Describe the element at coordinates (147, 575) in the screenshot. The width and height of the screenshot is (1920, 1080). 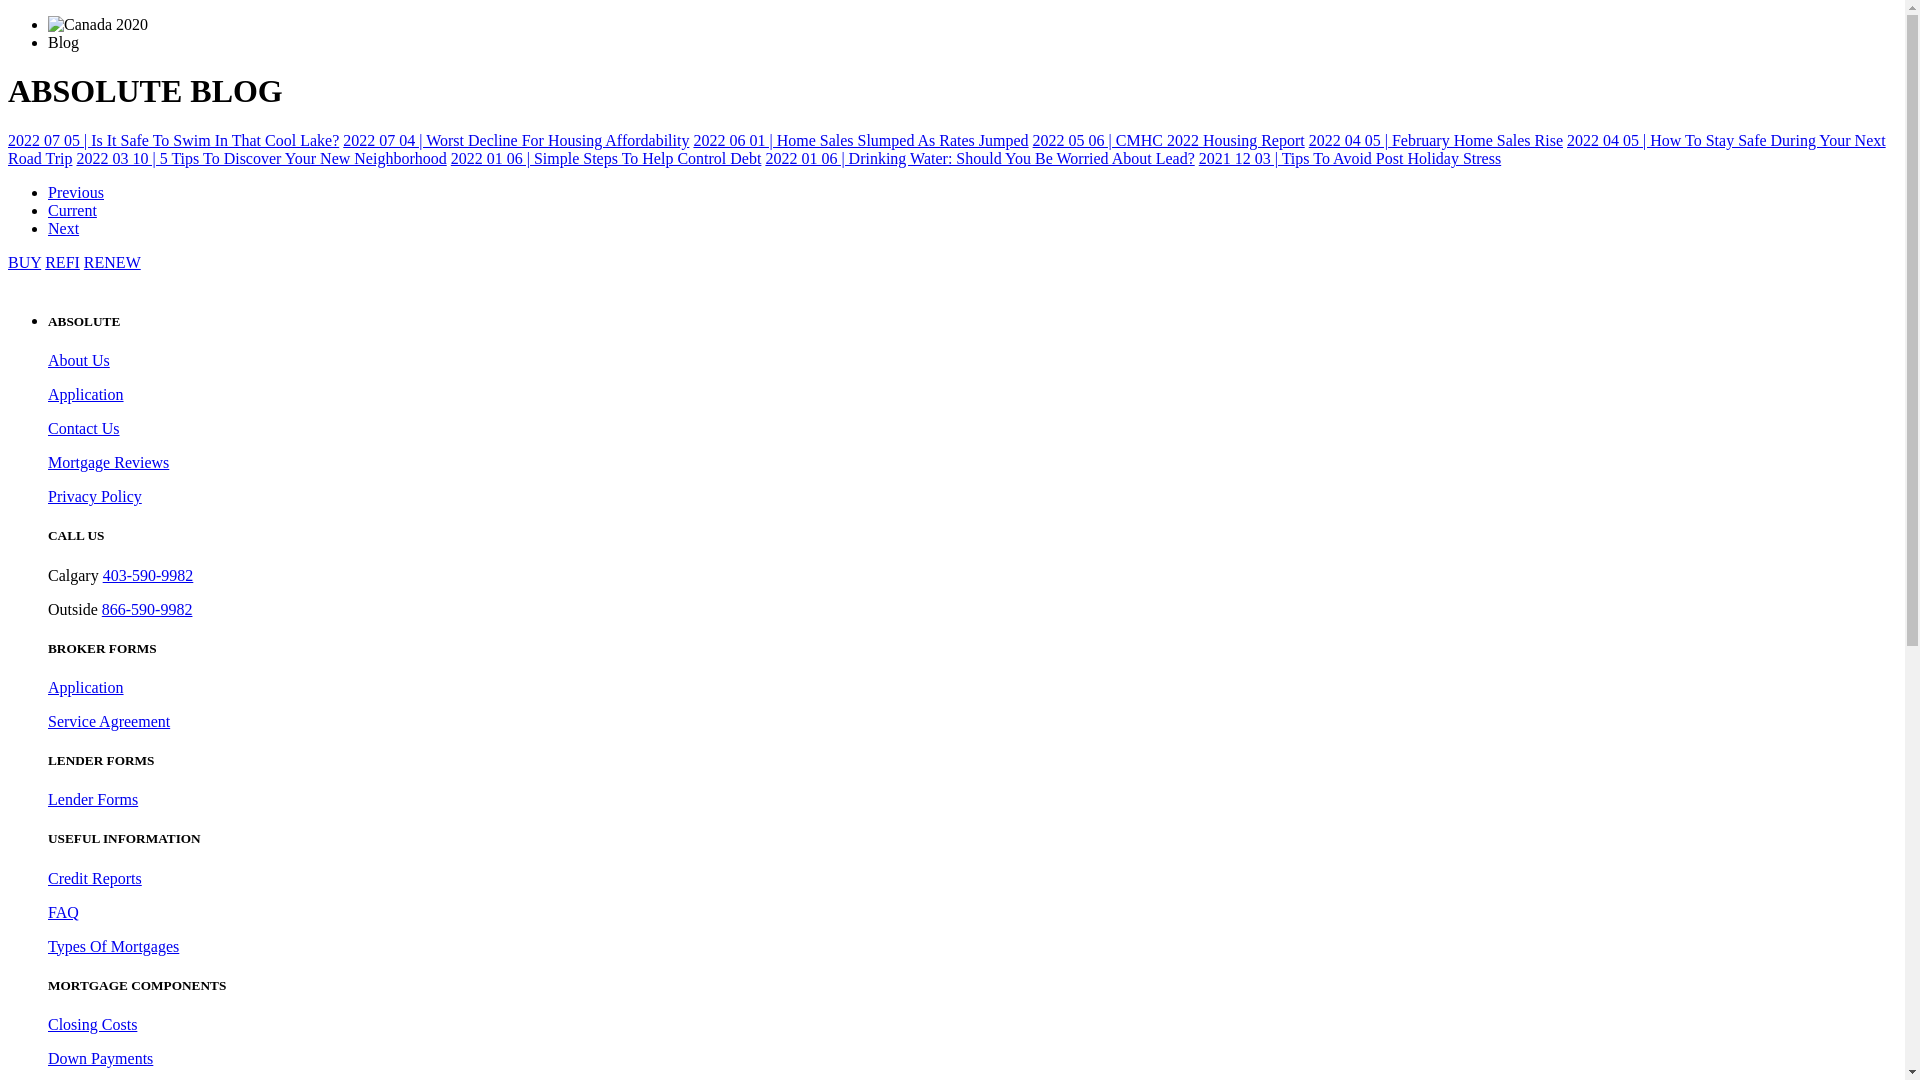
I see `'403-590-9982'` at that location.